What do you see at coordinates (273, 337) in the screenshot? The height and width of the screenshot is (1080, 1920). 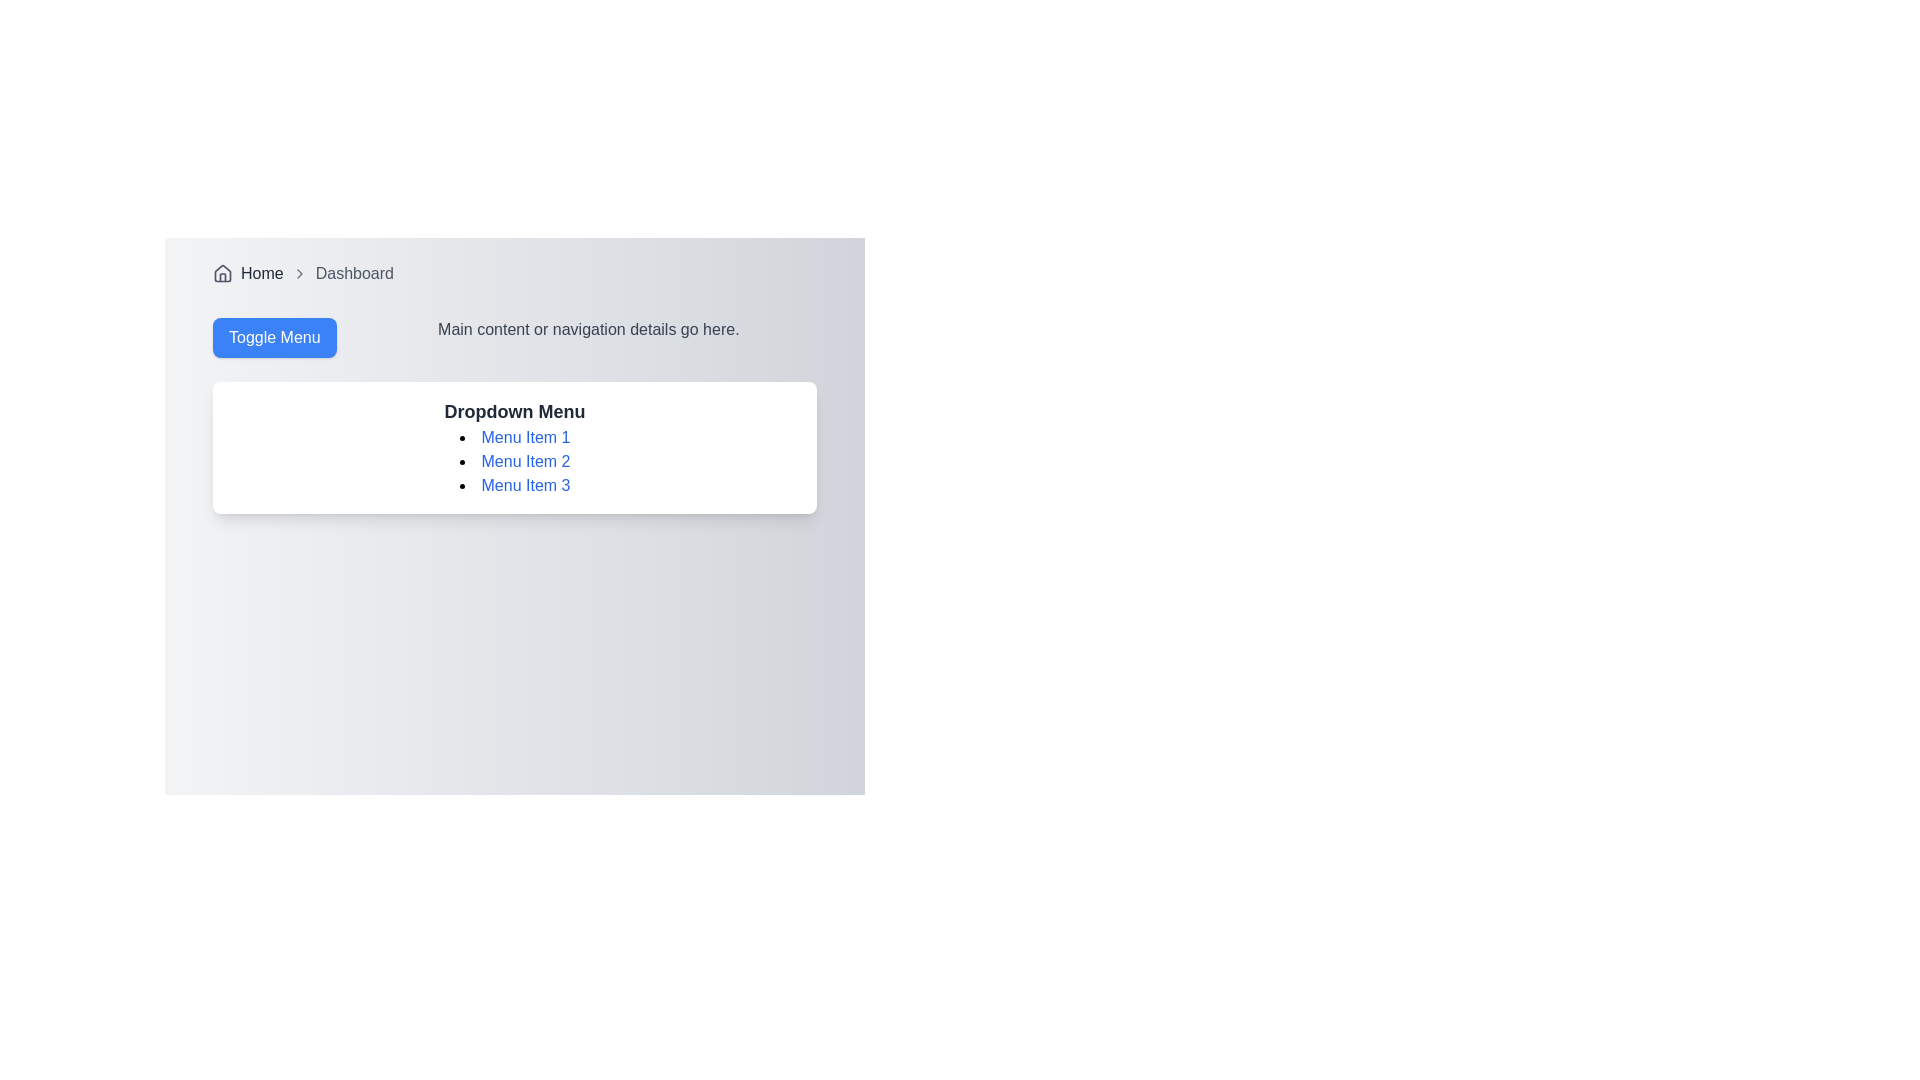 I see `the blue button labeled 'Toggle Menu' located` at bounding box center [273, 337].